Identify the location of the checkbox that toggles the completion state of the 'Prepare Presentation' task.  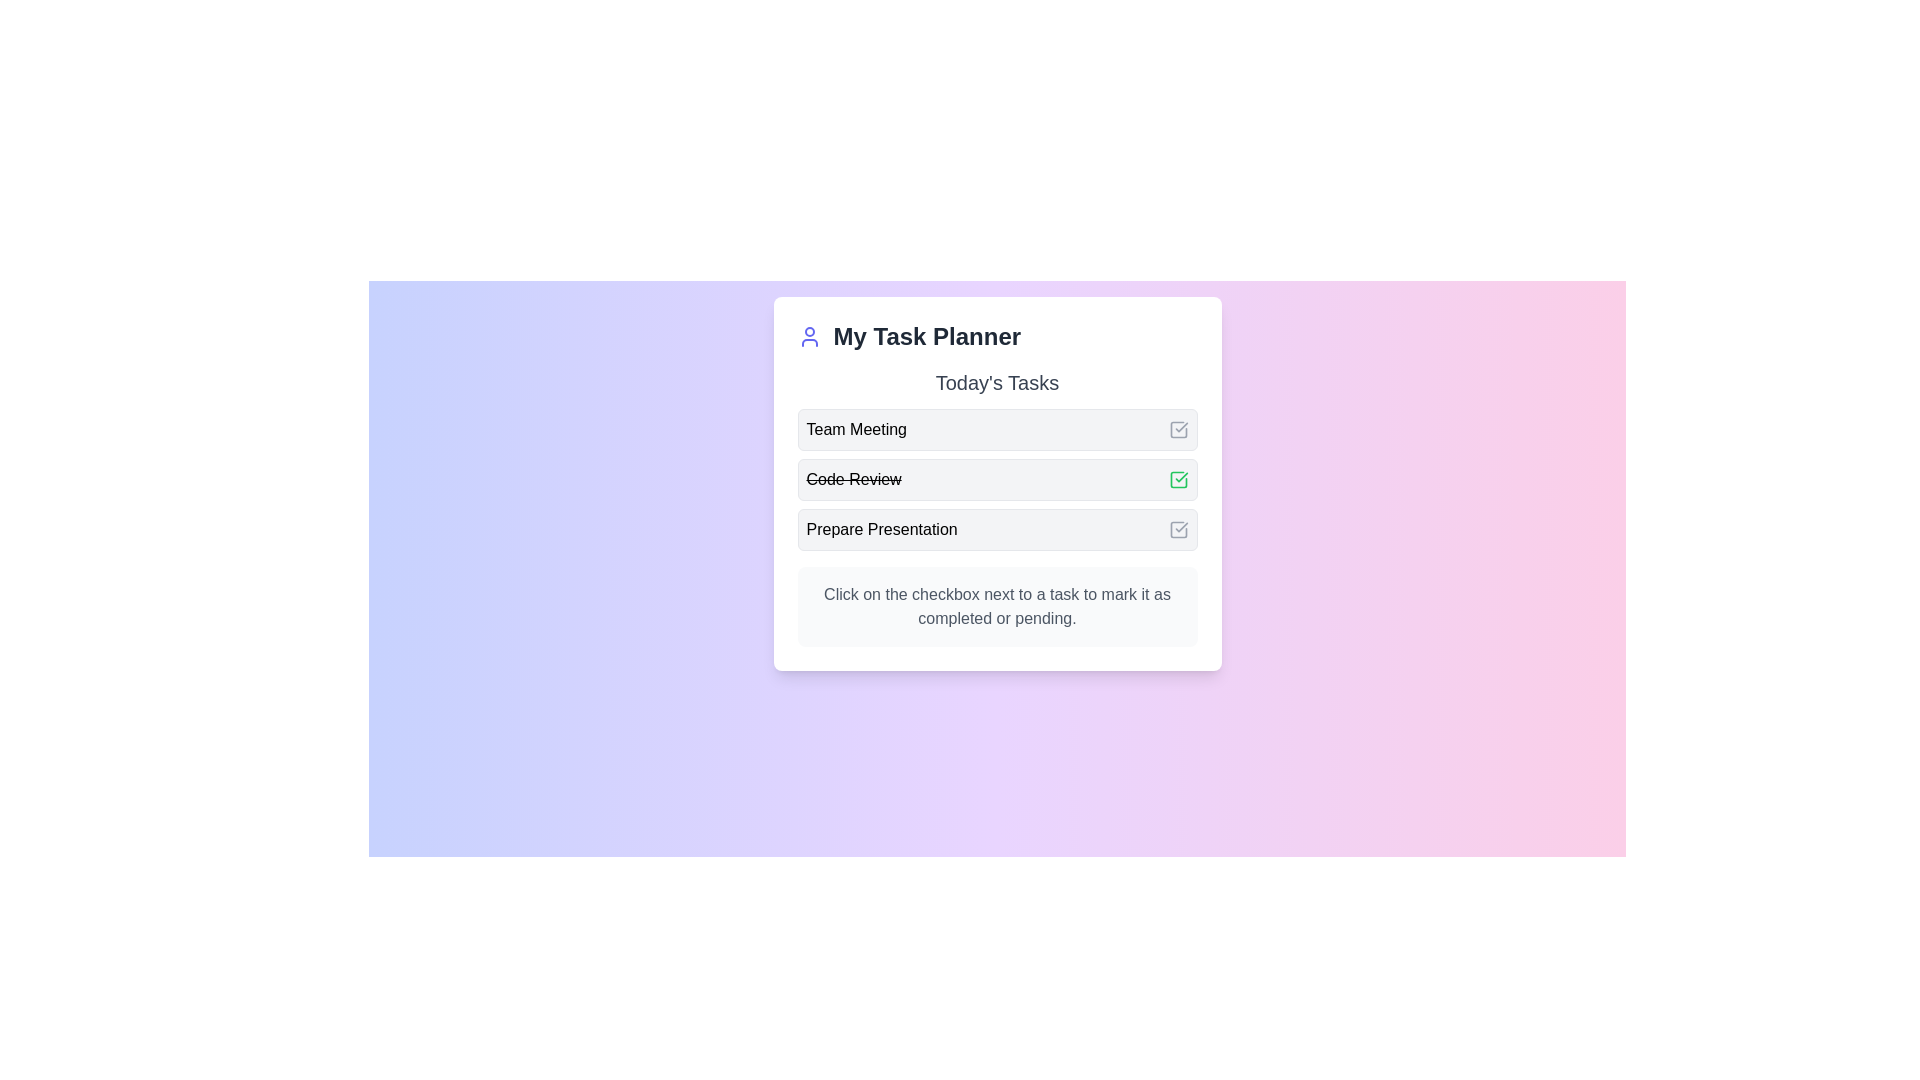
(1178, 528).